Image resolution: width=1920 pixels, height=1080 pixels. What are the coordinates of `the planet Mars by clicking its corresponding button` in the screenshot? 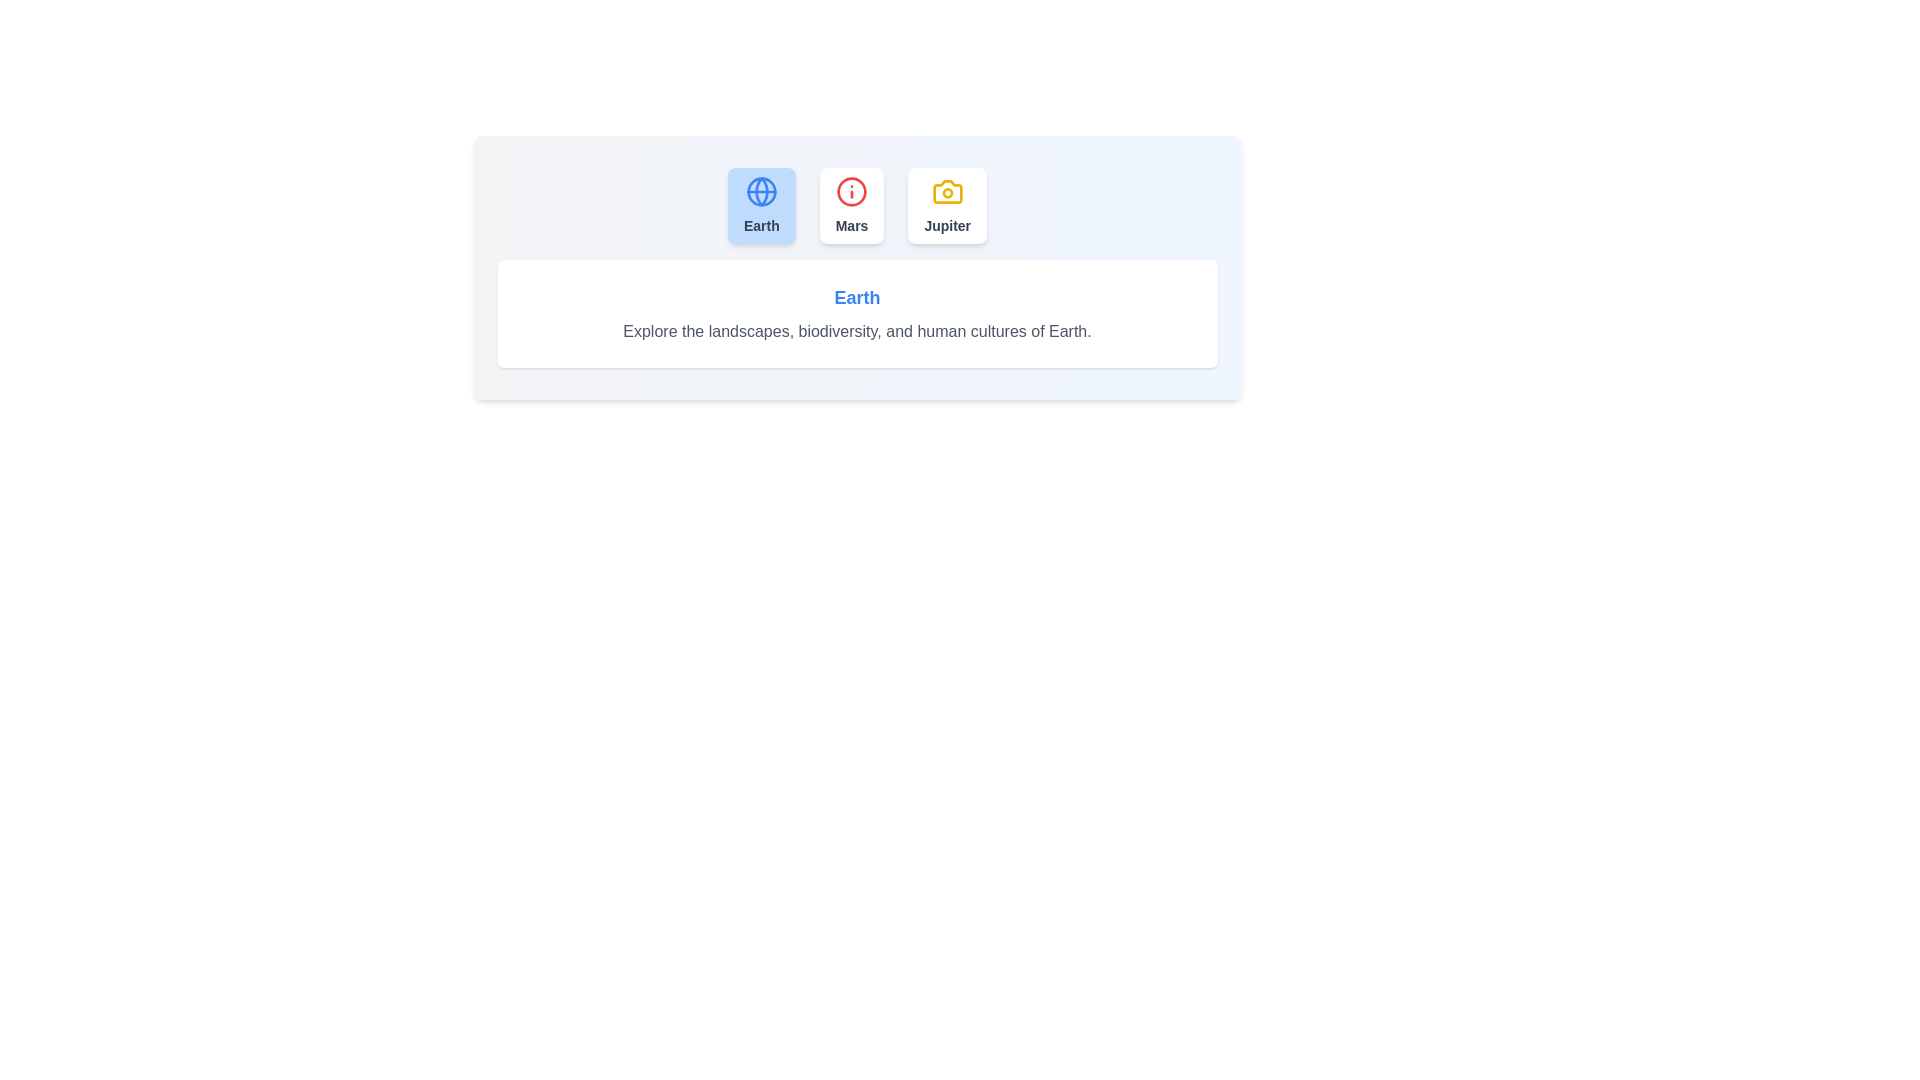 It's located at (852, 205).